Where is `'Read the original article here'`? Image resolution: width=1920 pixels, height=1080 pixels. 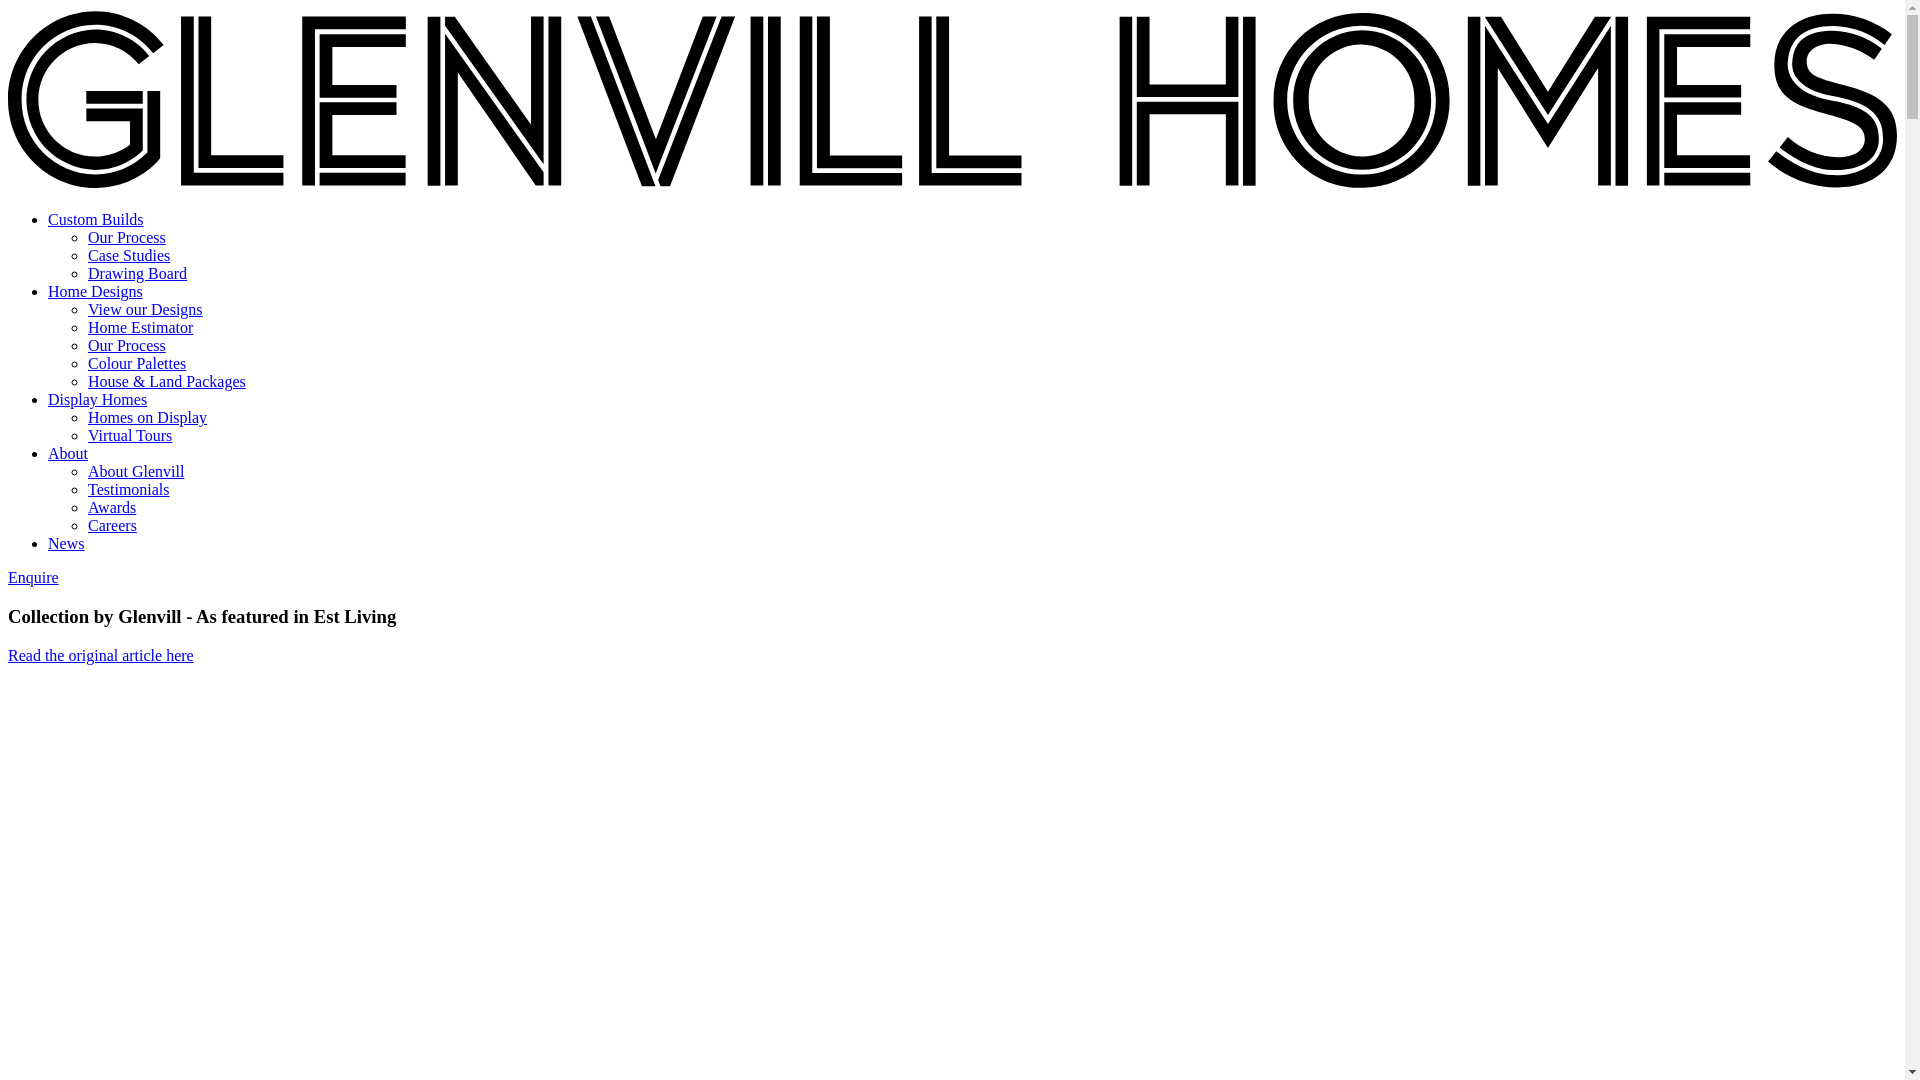
'Read the original article here' is located at coordinates (99, 655).